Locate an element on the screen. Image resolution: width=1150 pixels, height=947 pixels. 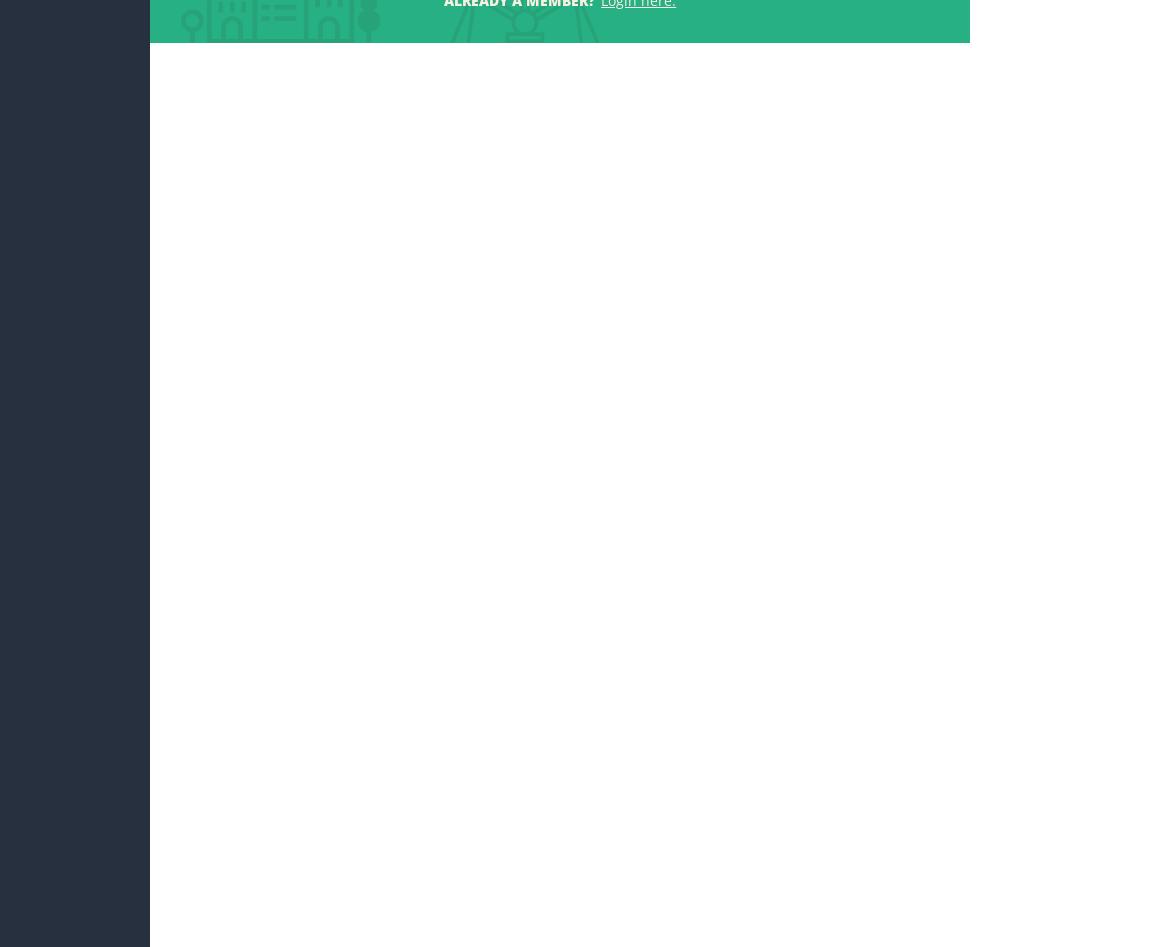
'Since Russia annexed Crimea in 2014, there has been a somewhat mixed reaction to the increased Russian presence on the peninsula. Some welcome it, others reject it in hushed voices.' is located at coordinates (307, 345).